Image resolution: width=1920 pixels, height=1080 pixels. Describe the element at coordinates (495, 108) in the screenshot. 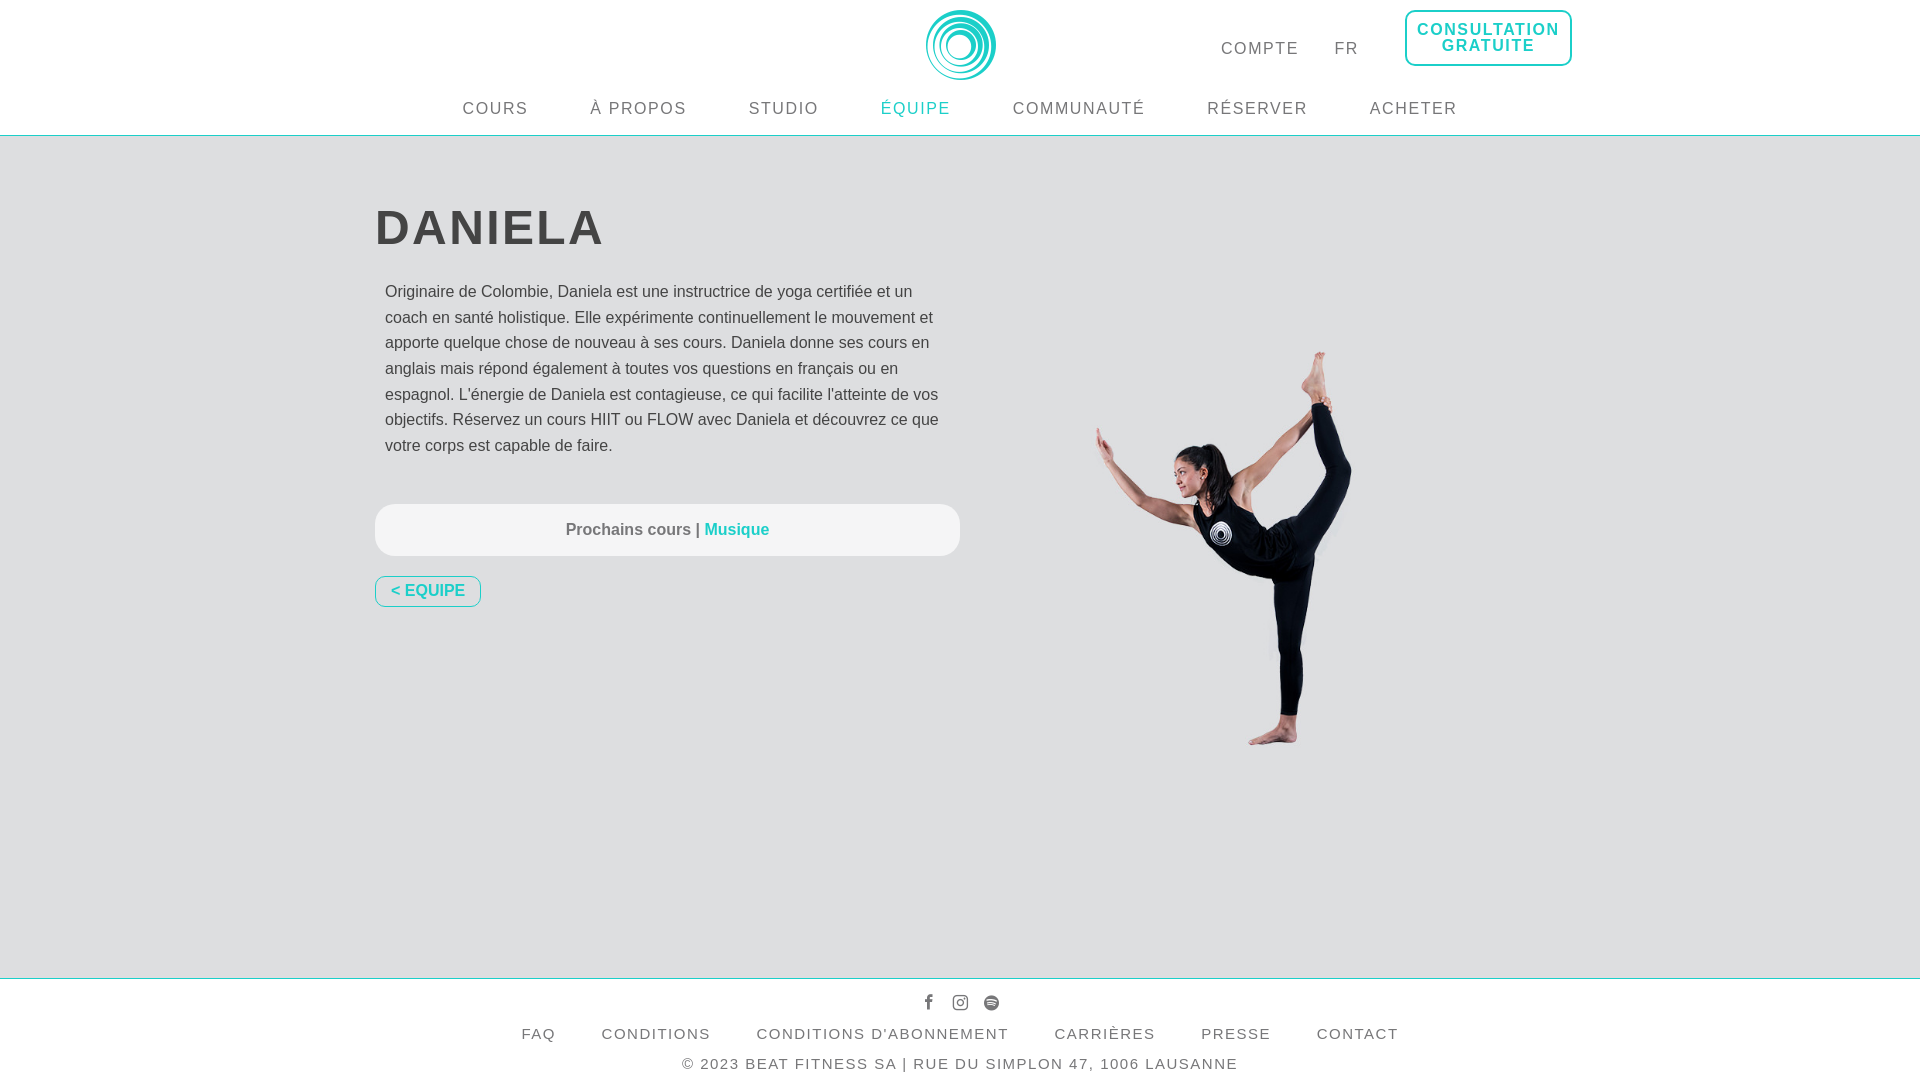

I see `'COURS'` at that location.